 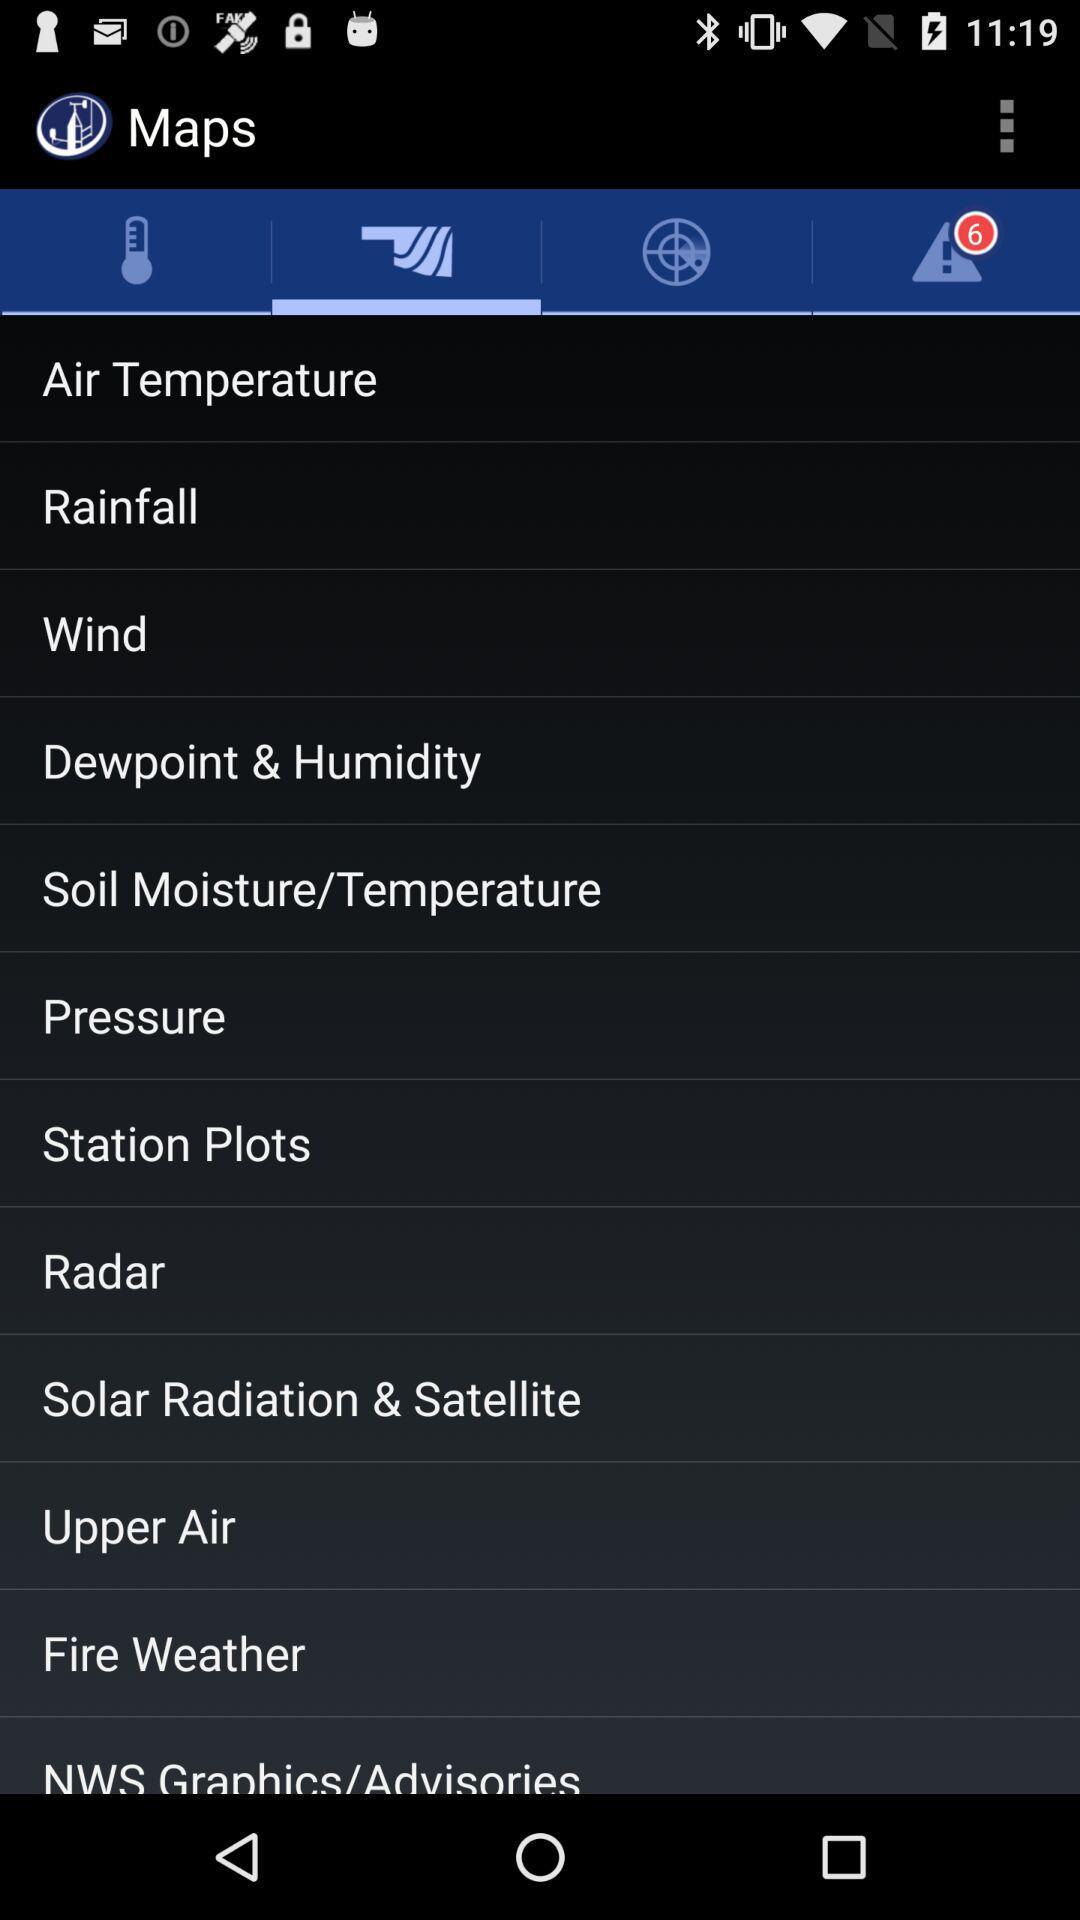 What do you see at coordinates (540, 1269) in the screenshot?
I see `radar` at bounding box center [540, 1269].